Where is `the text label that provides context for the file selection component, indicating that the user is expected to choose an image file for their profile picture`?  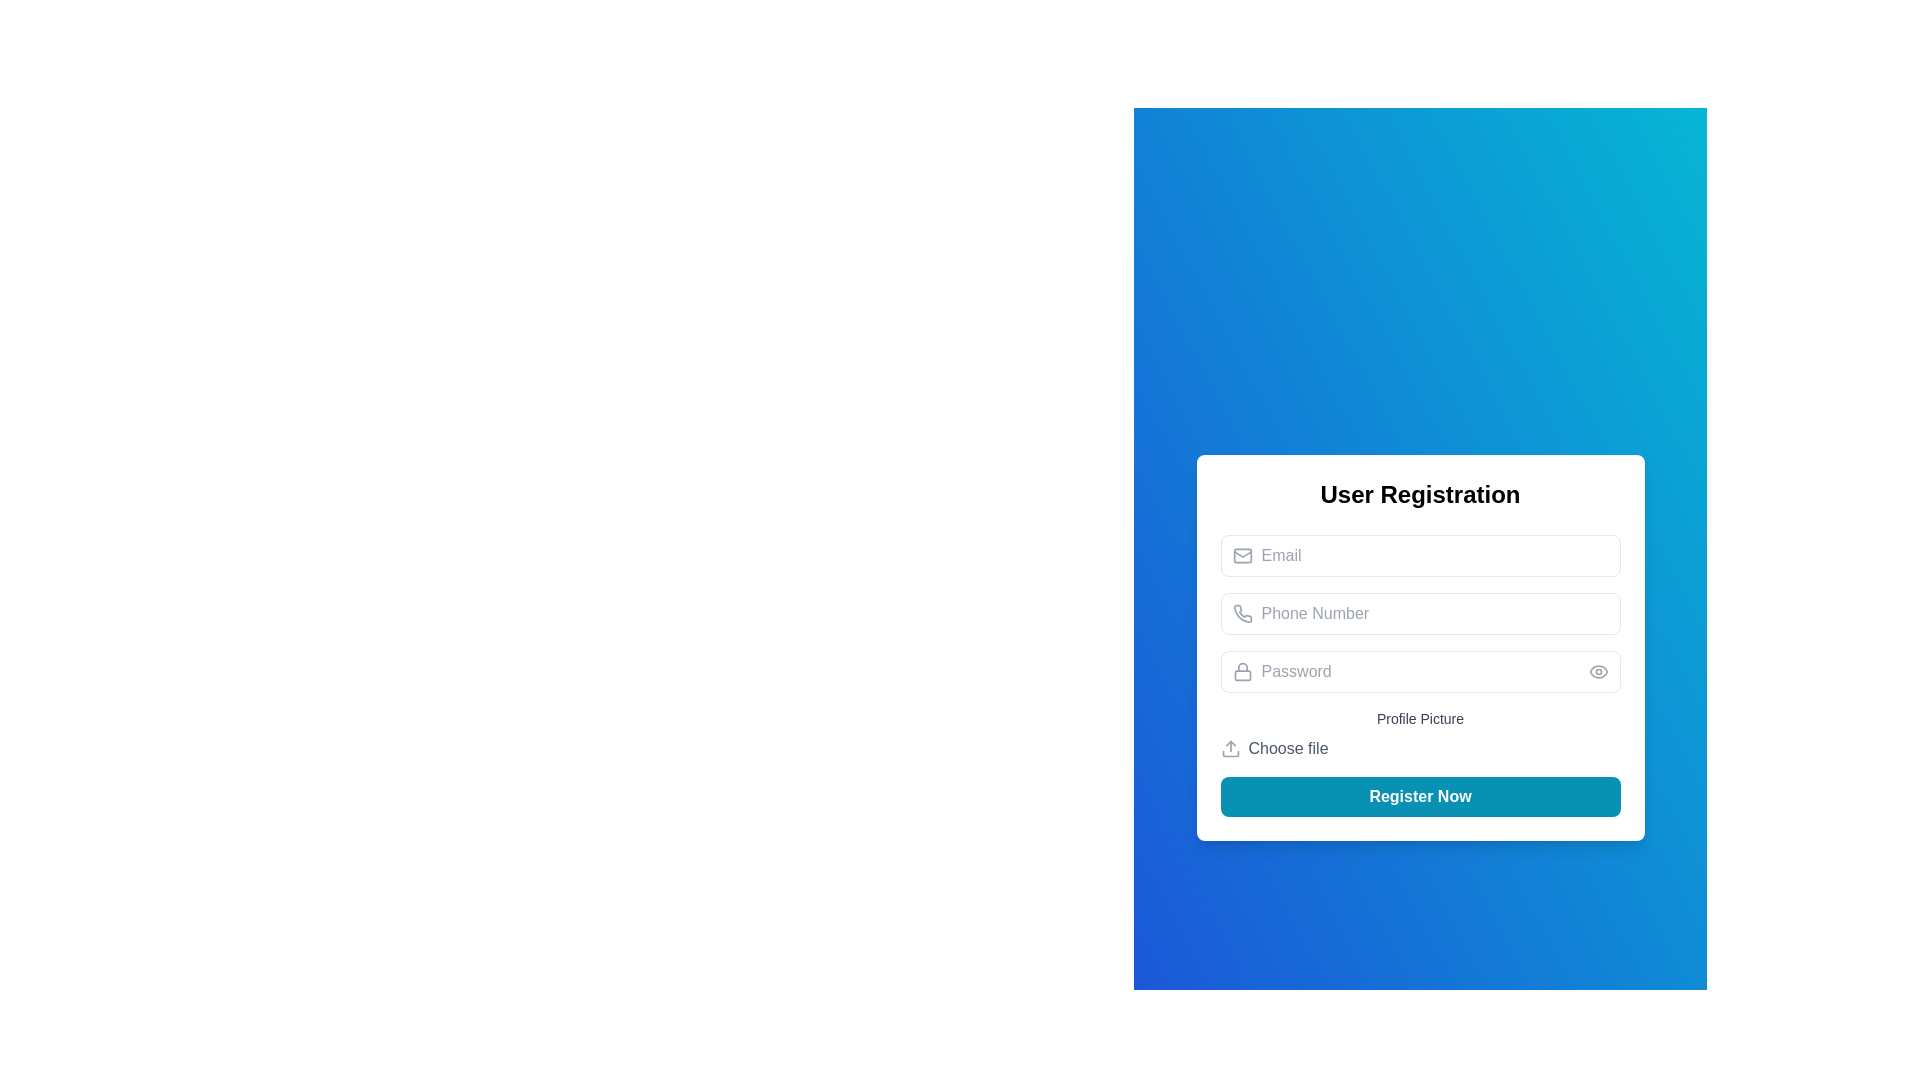 the text label that provides context for the file selection component, indicating that the user is expected to choose an image file for their profile picture is located at coordinates (1419, 717).